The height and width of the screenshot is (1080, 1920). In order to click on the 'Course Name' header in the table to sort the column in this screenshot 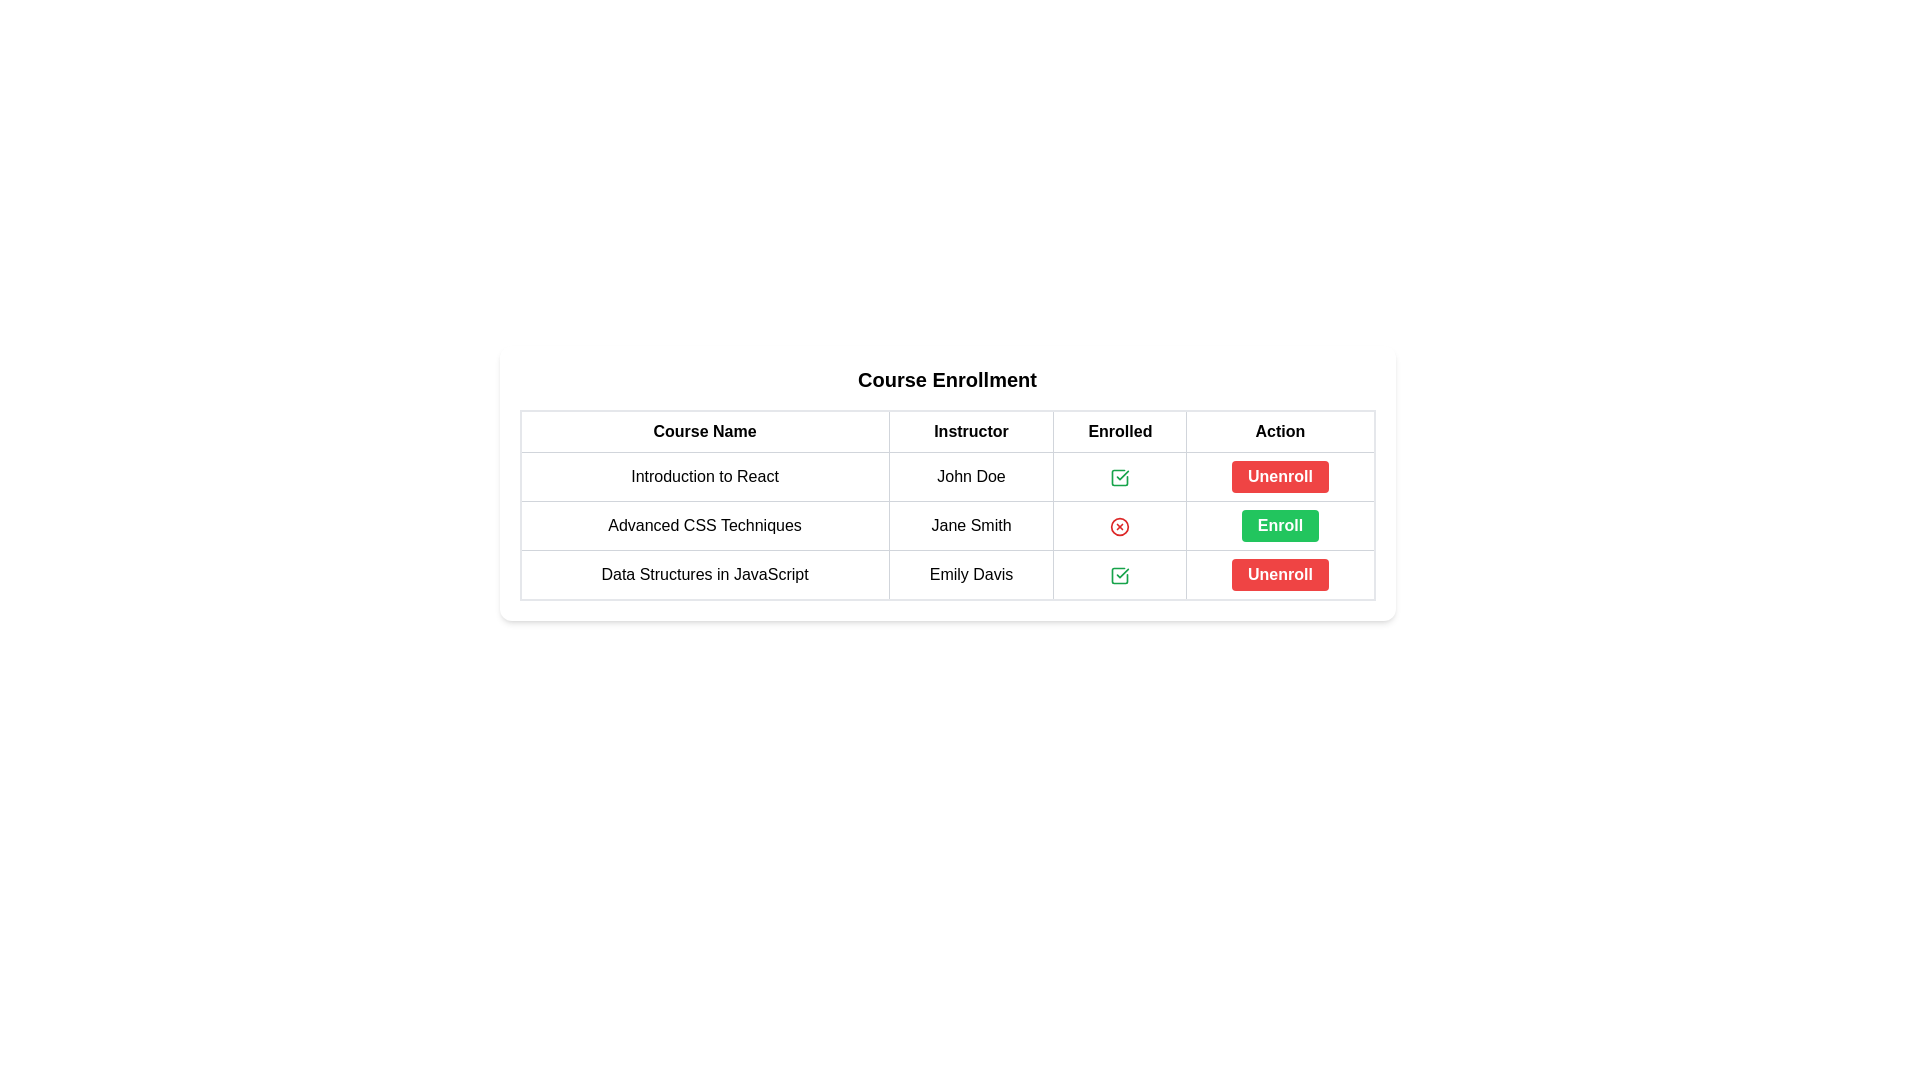, I will do `click(704, 430)`.